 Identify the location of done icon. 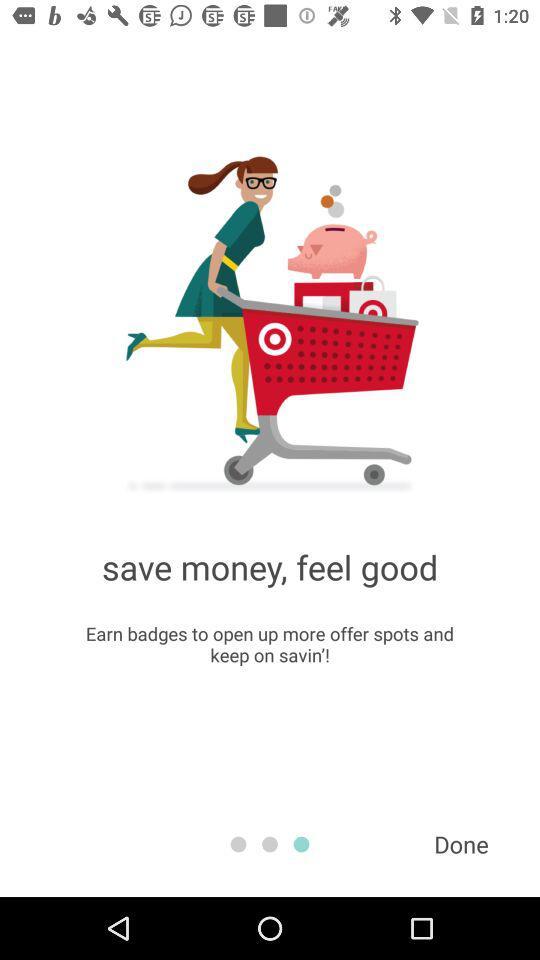
(461, 843).